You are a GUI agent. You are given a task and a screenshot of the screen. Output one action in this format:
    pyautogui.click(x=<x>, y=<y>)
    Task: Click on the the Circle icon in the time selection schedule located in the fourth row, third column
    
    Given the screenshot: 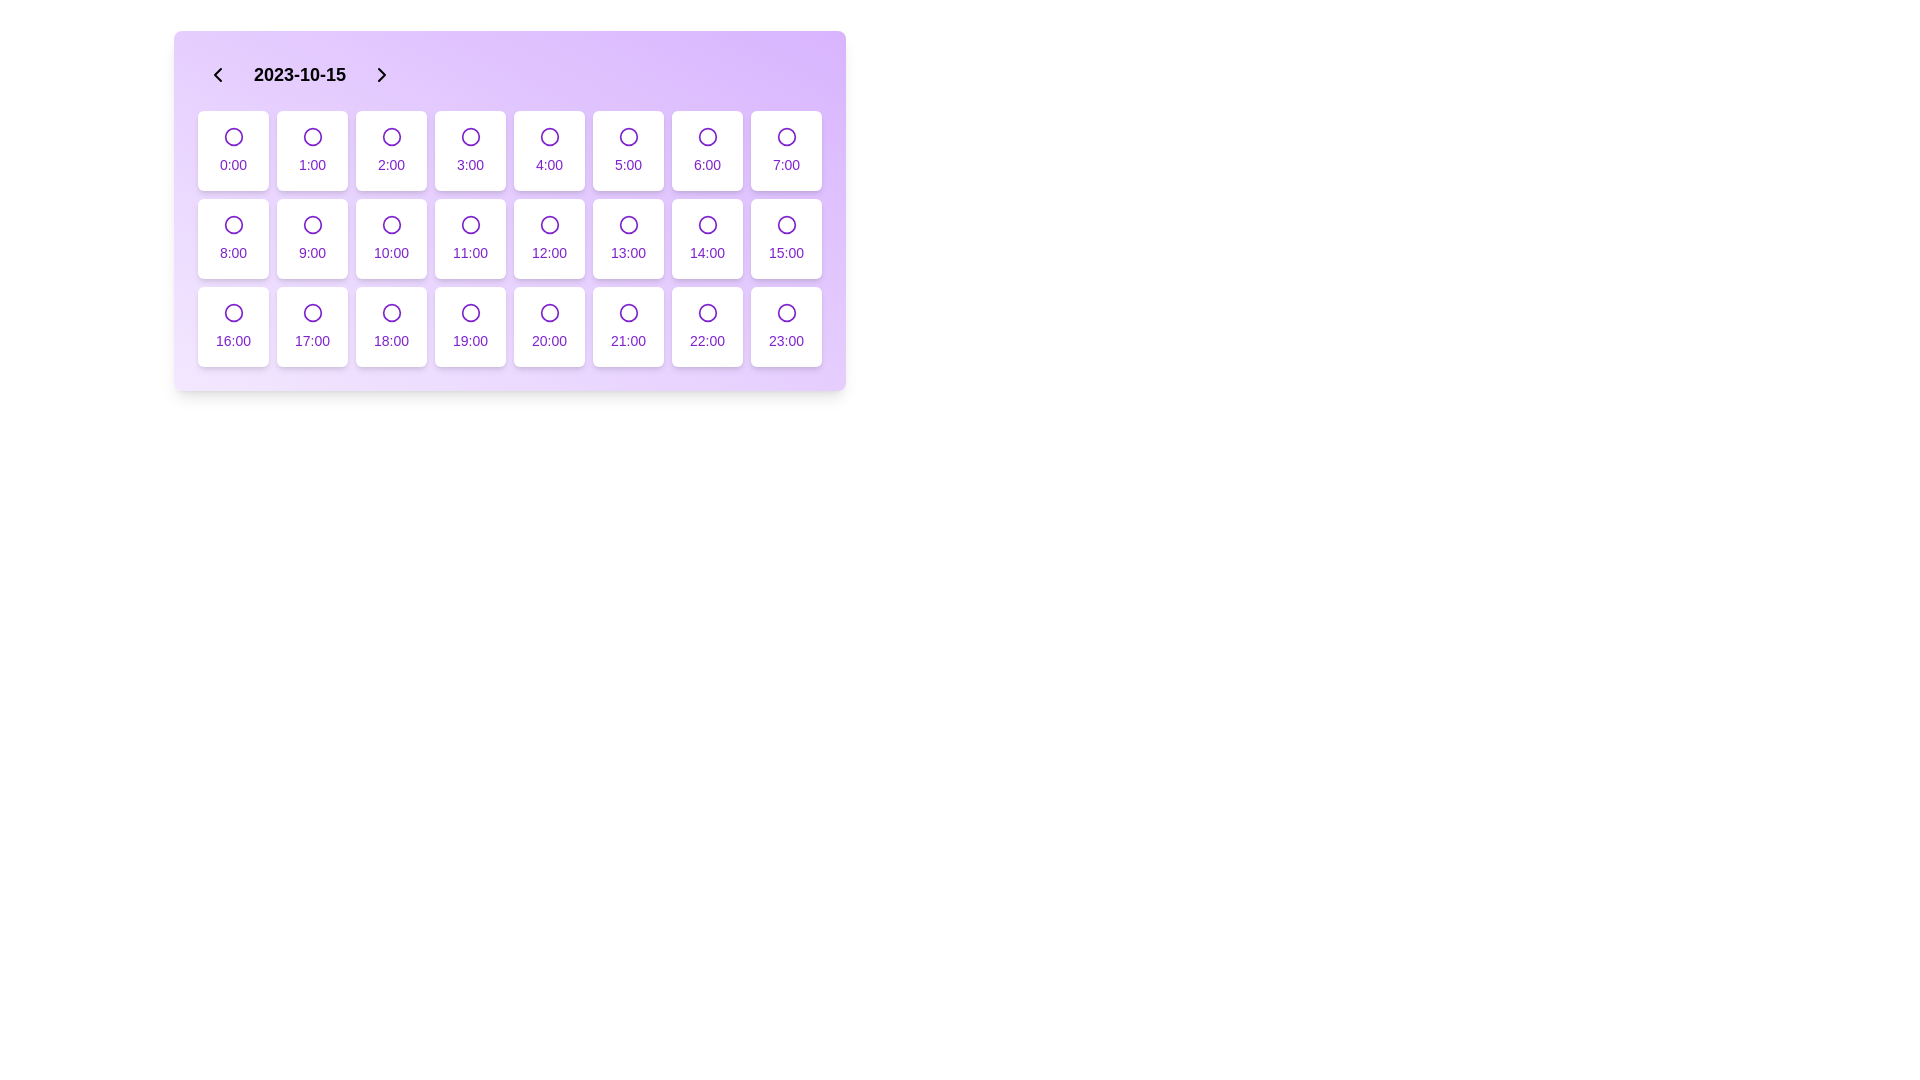 What is the action you would take?
    pyautogui.click(x=469, y=312)
    